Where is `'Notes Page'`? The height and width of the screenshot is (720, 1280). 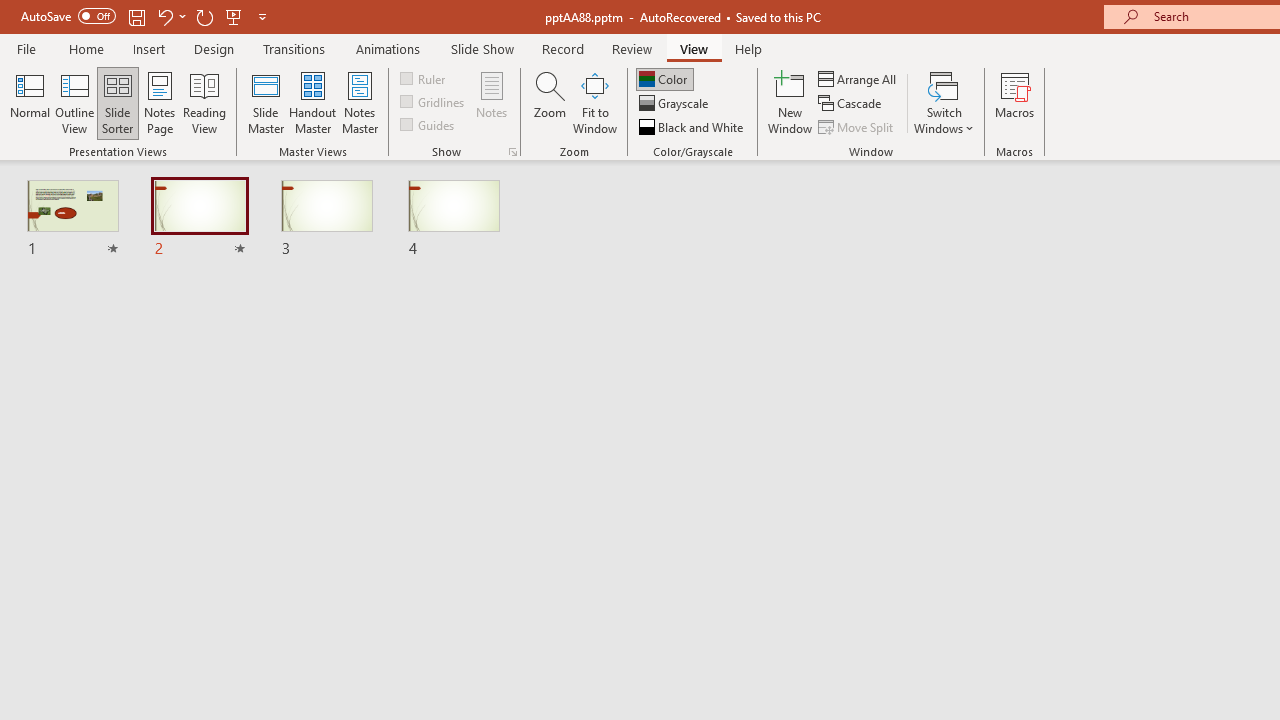
'Notes Page' is located at coordinates (160, 103).